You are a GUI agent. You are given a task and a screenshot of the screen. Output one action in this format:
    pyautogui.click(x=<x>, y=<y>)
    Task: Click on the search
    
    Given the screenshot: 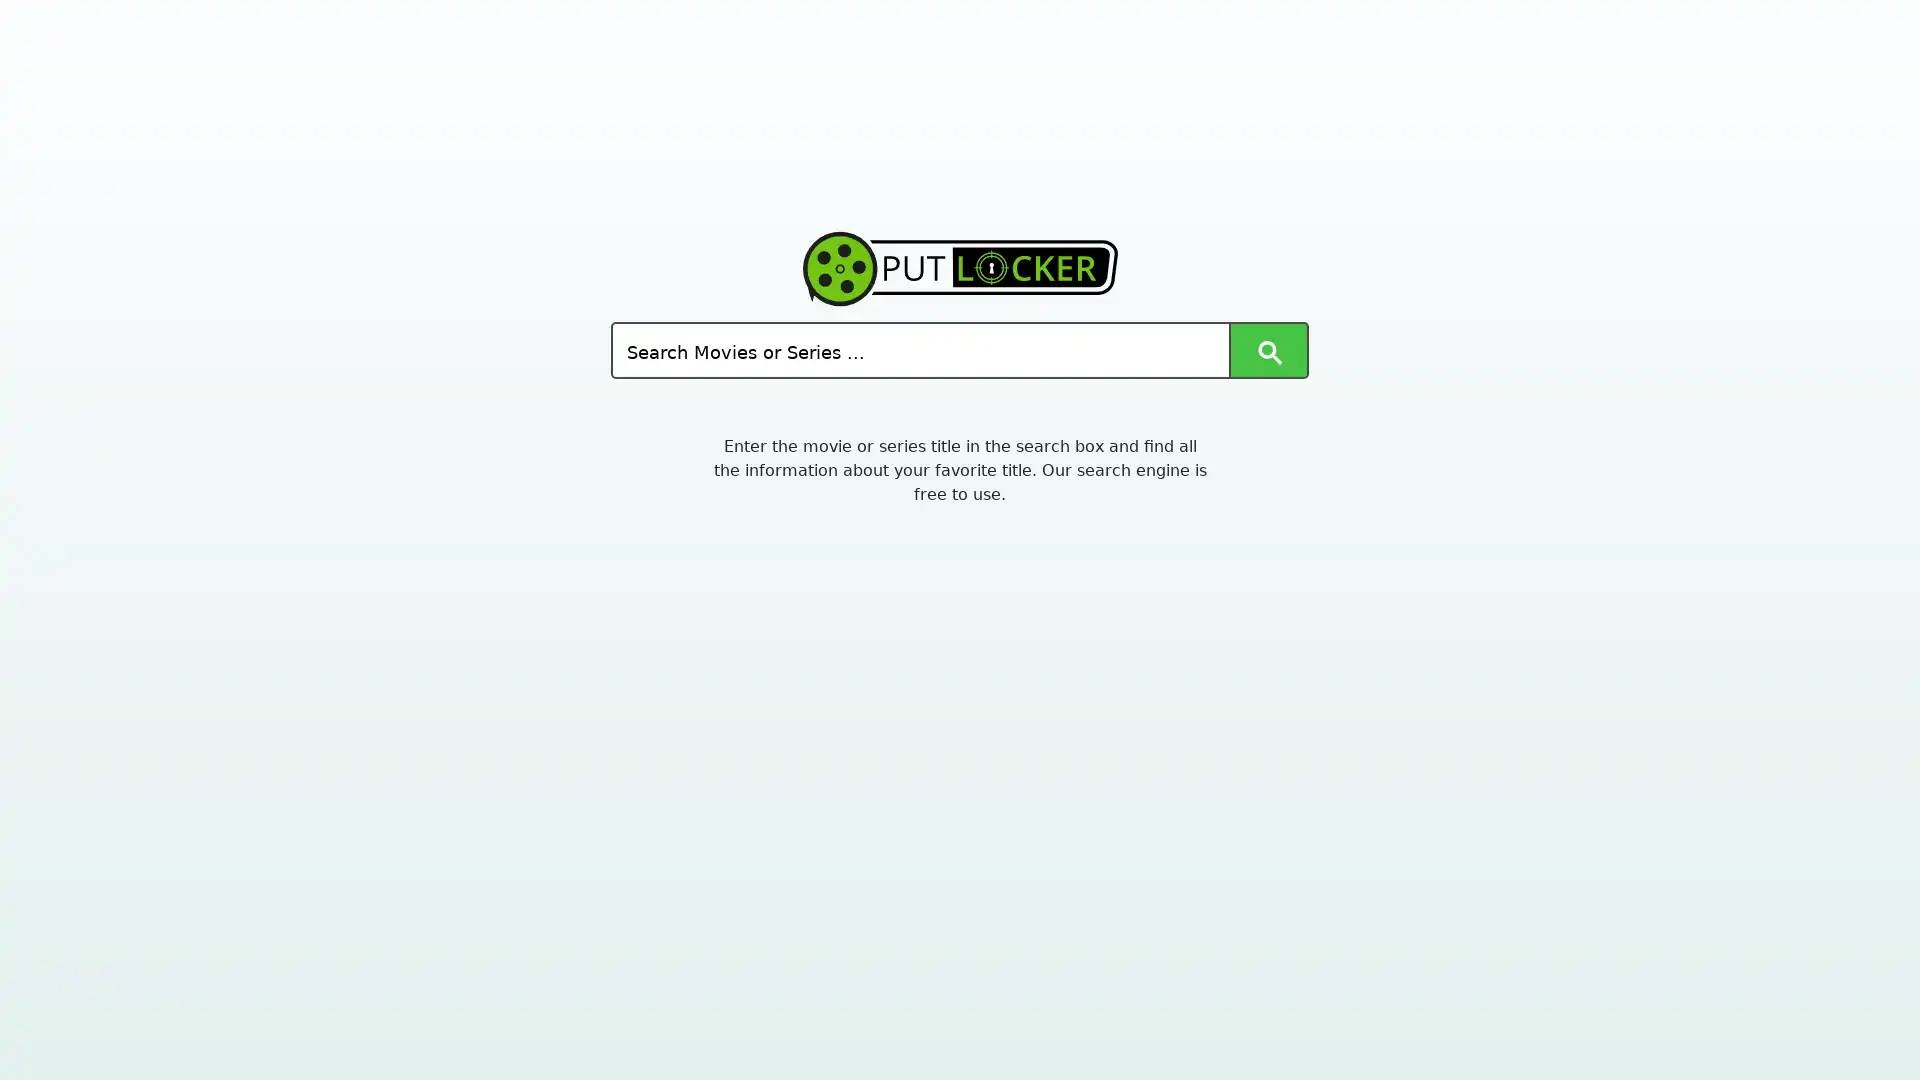 What is the action you would take?
    pyautogui.click(x=1266, y=349)
    